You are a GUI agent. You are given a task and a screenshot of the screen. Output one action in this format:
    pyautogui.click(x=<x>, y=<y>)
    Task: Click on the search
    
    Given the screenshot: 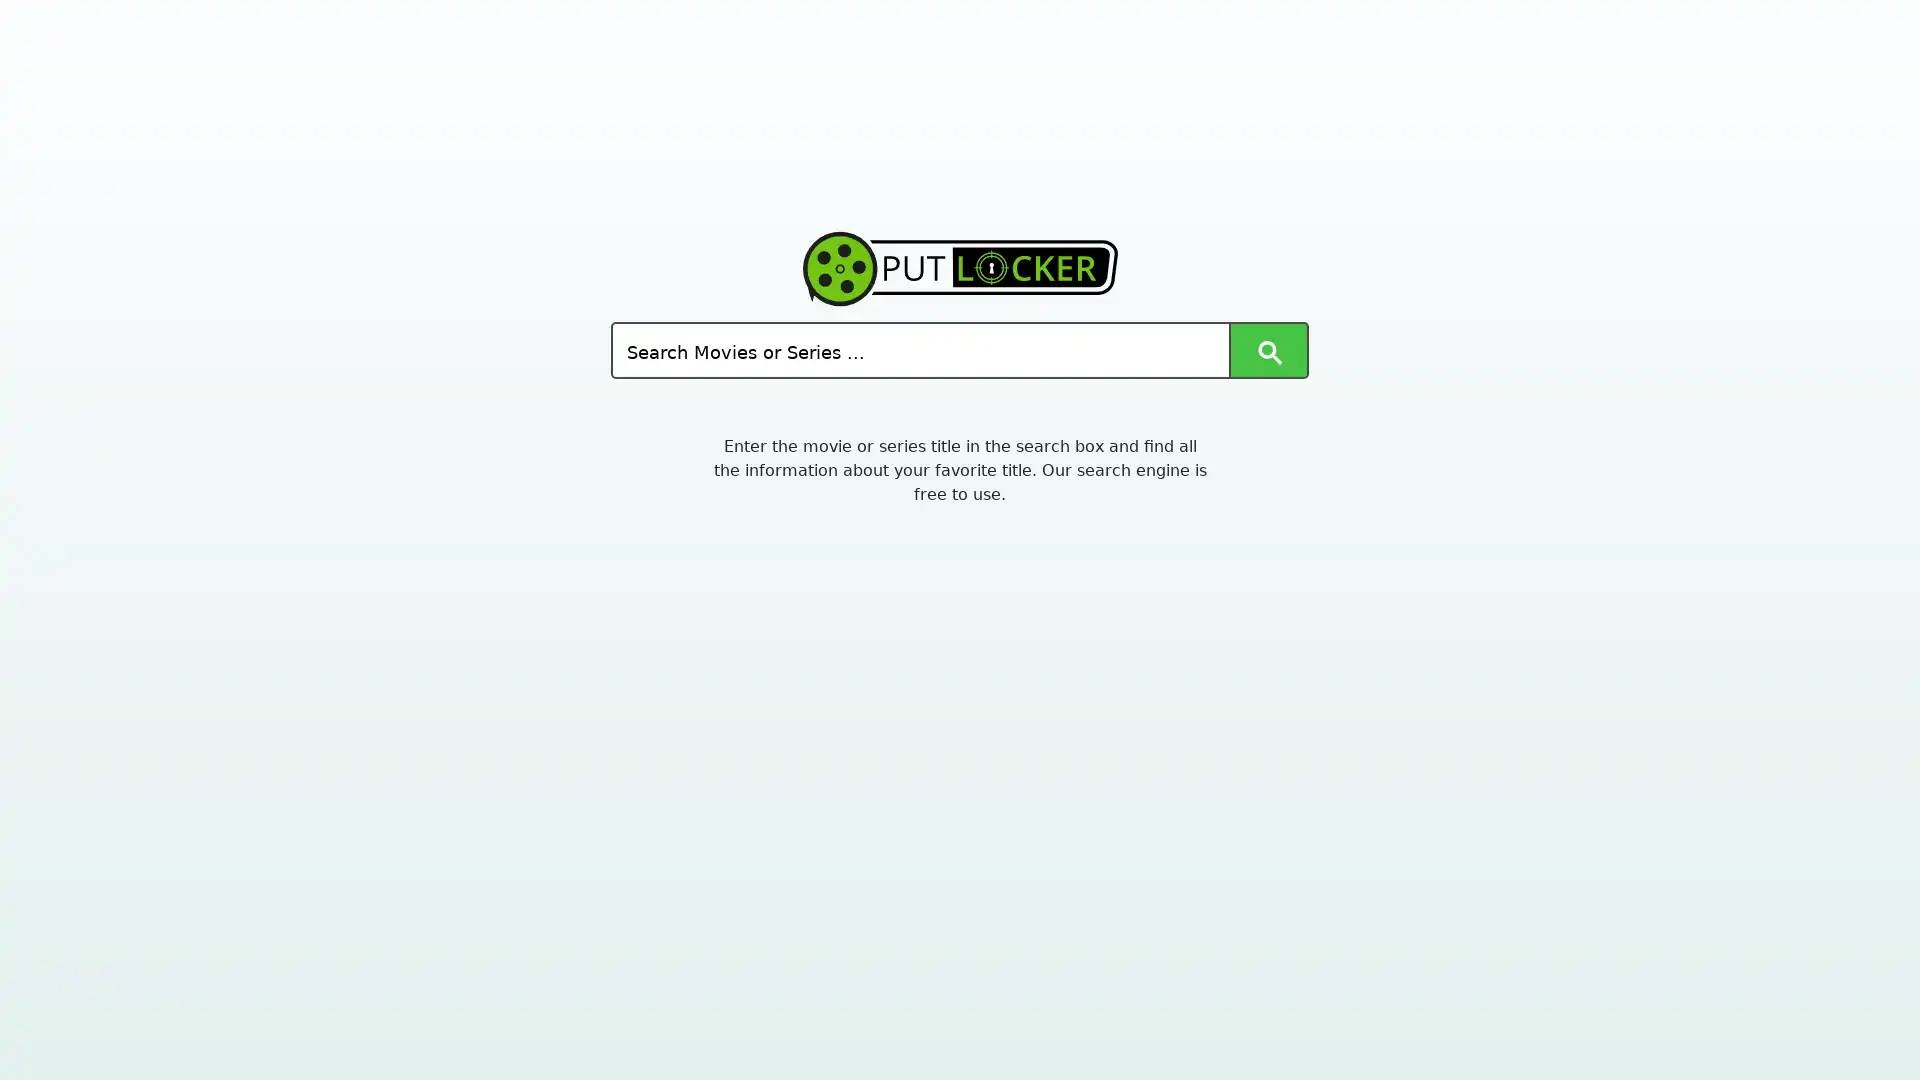 What is the action you would take?
    pyautogui.click(x=1266, y=349)
    